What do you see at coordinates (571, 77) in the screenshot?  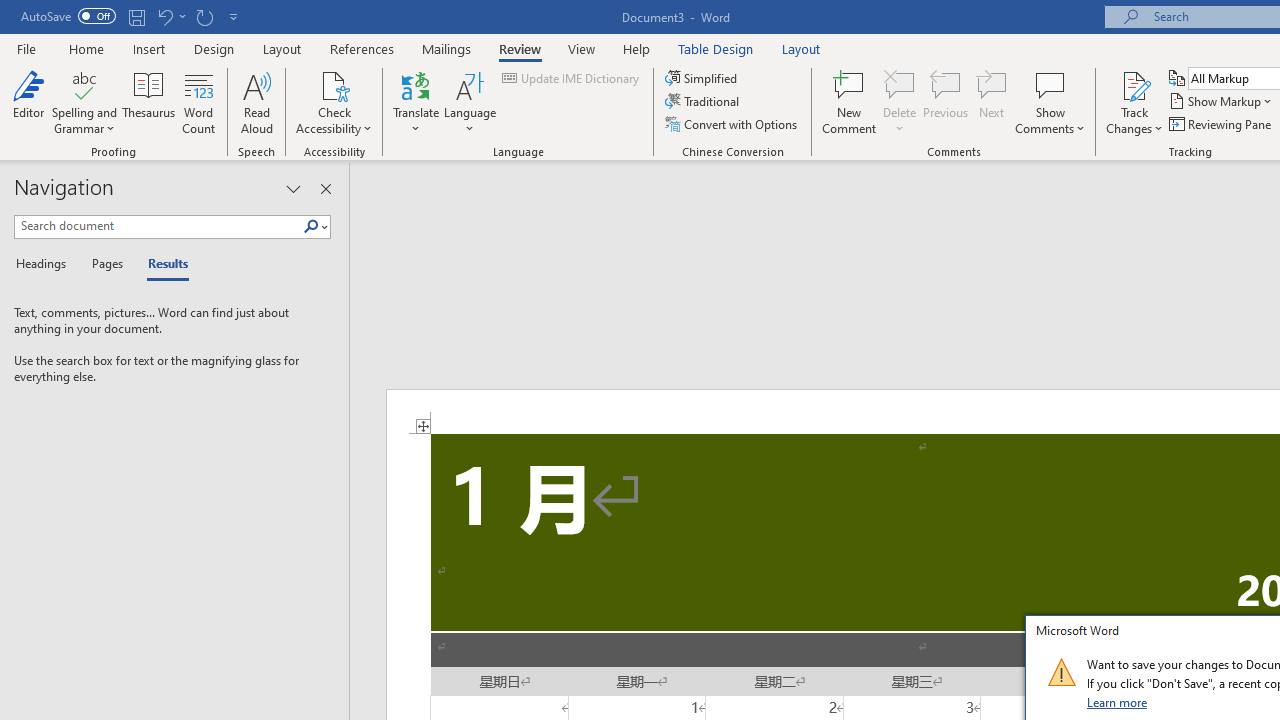 I see `'Update IME Dictionary...'` at bounding box center [571, 77].